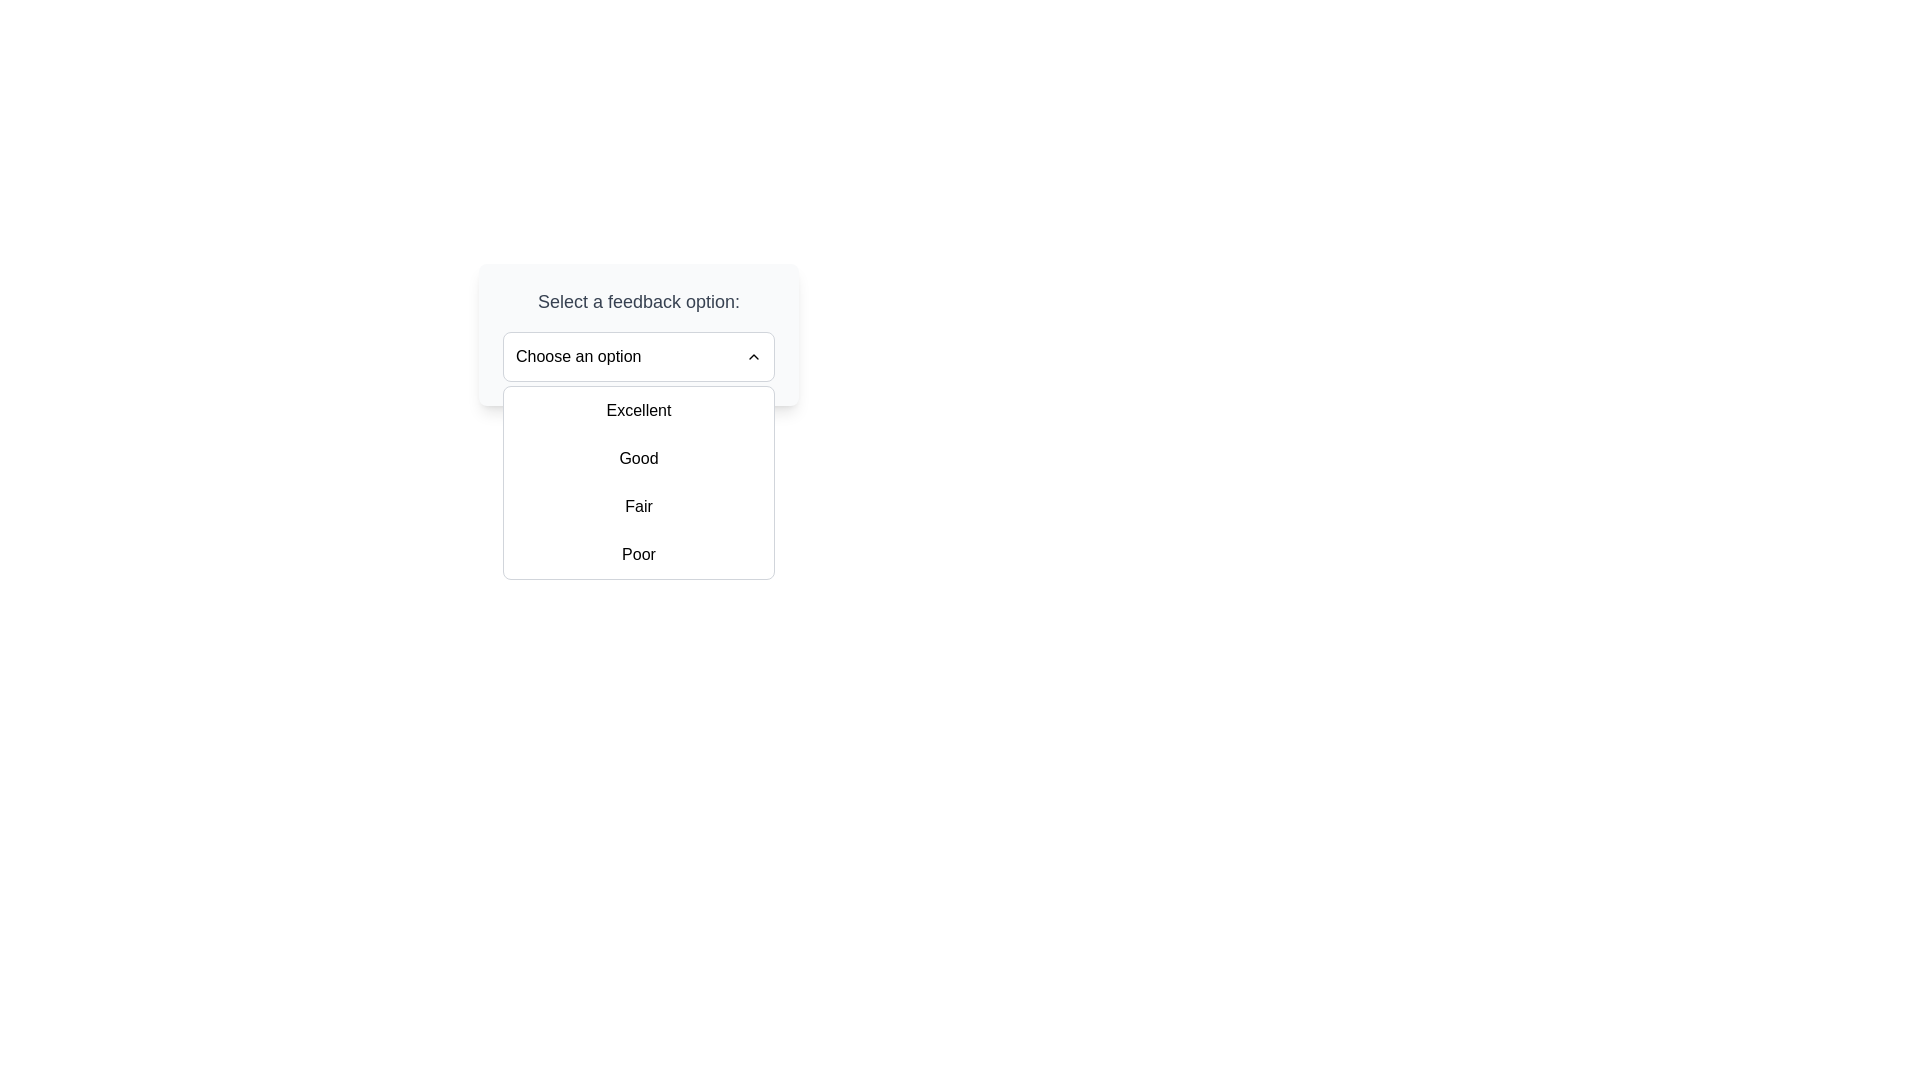 The width and height of the screenshot is (1920, 1080). What do you see at coordinates (637, 334) in the screenshot?
I see `the feedback selection dropdown menu located in the center of the modal window` at bounding box center [637, 334].